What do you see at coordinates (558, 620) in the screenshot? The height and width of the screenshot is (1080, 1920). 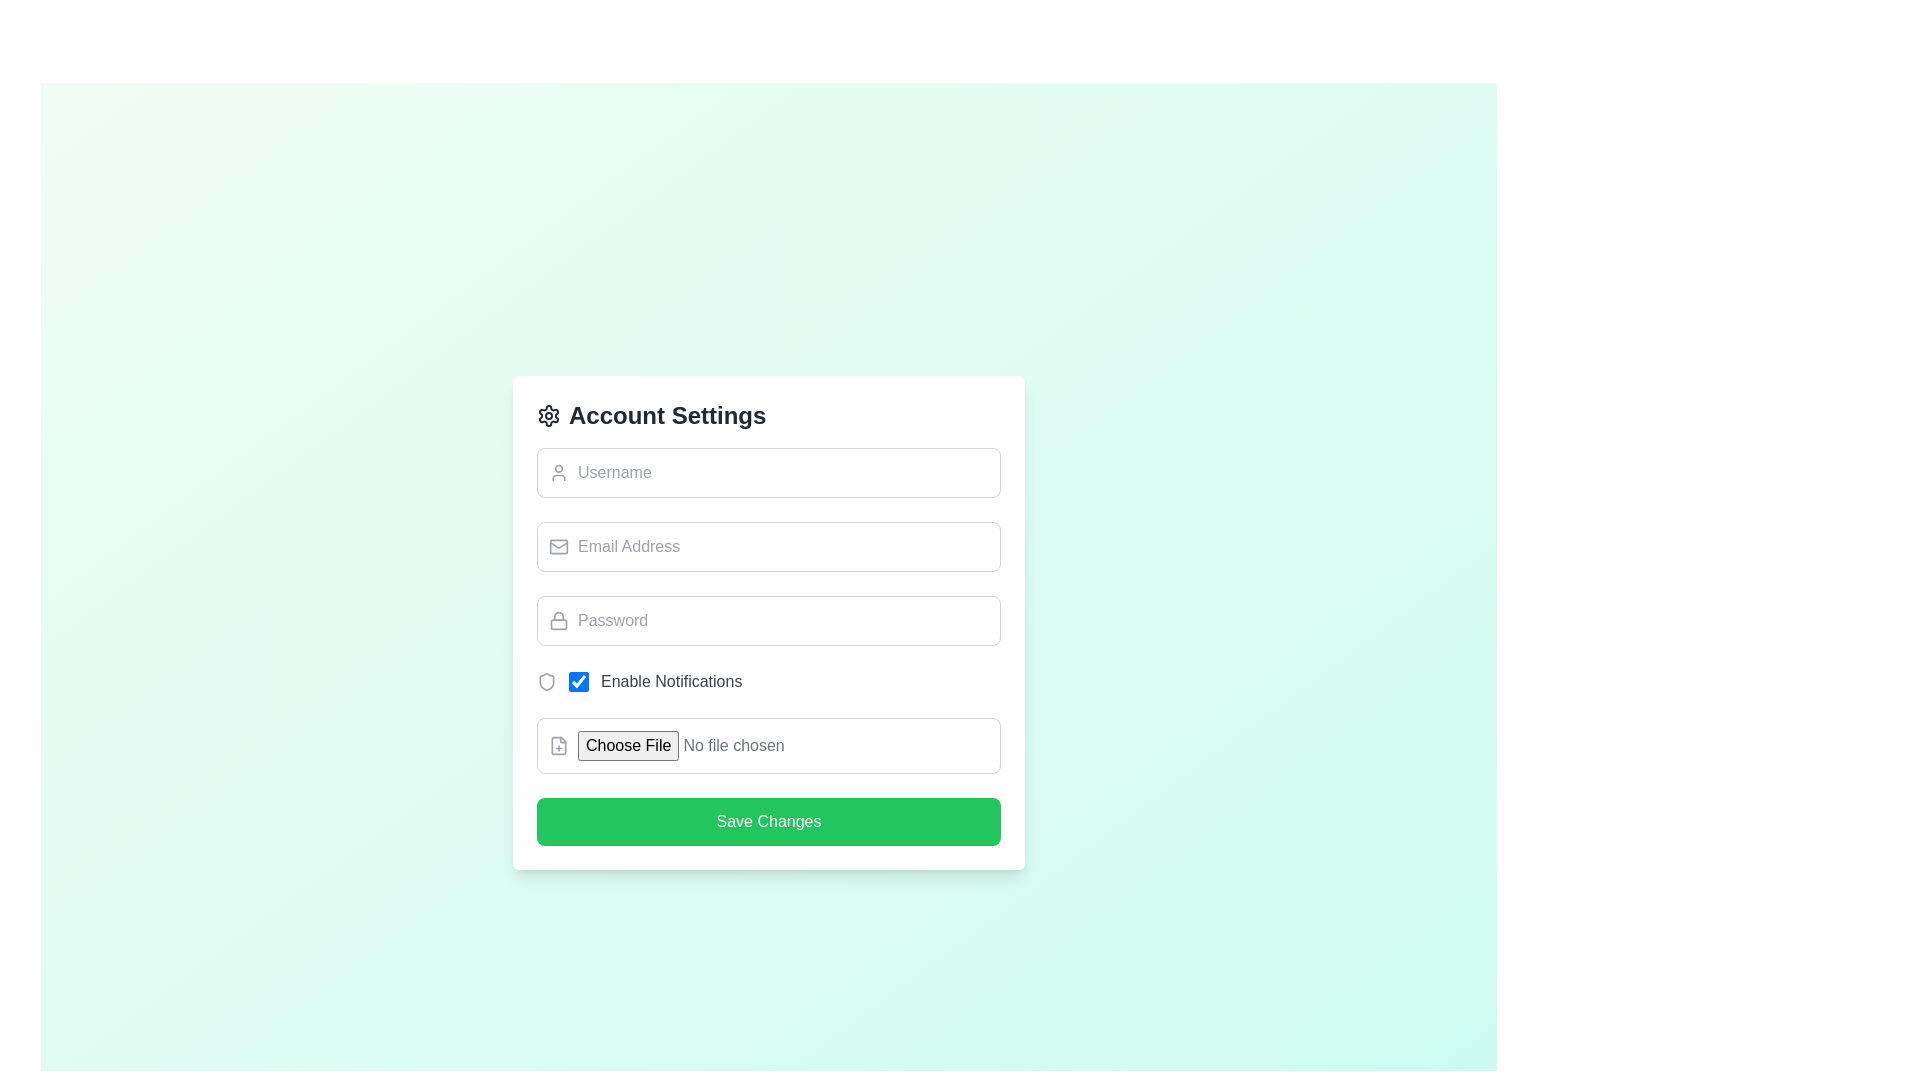 I see `the padlock icon located to the left of the password input field, which indicates that the adjacent input is for password entry` at bounding box center [558, 620].